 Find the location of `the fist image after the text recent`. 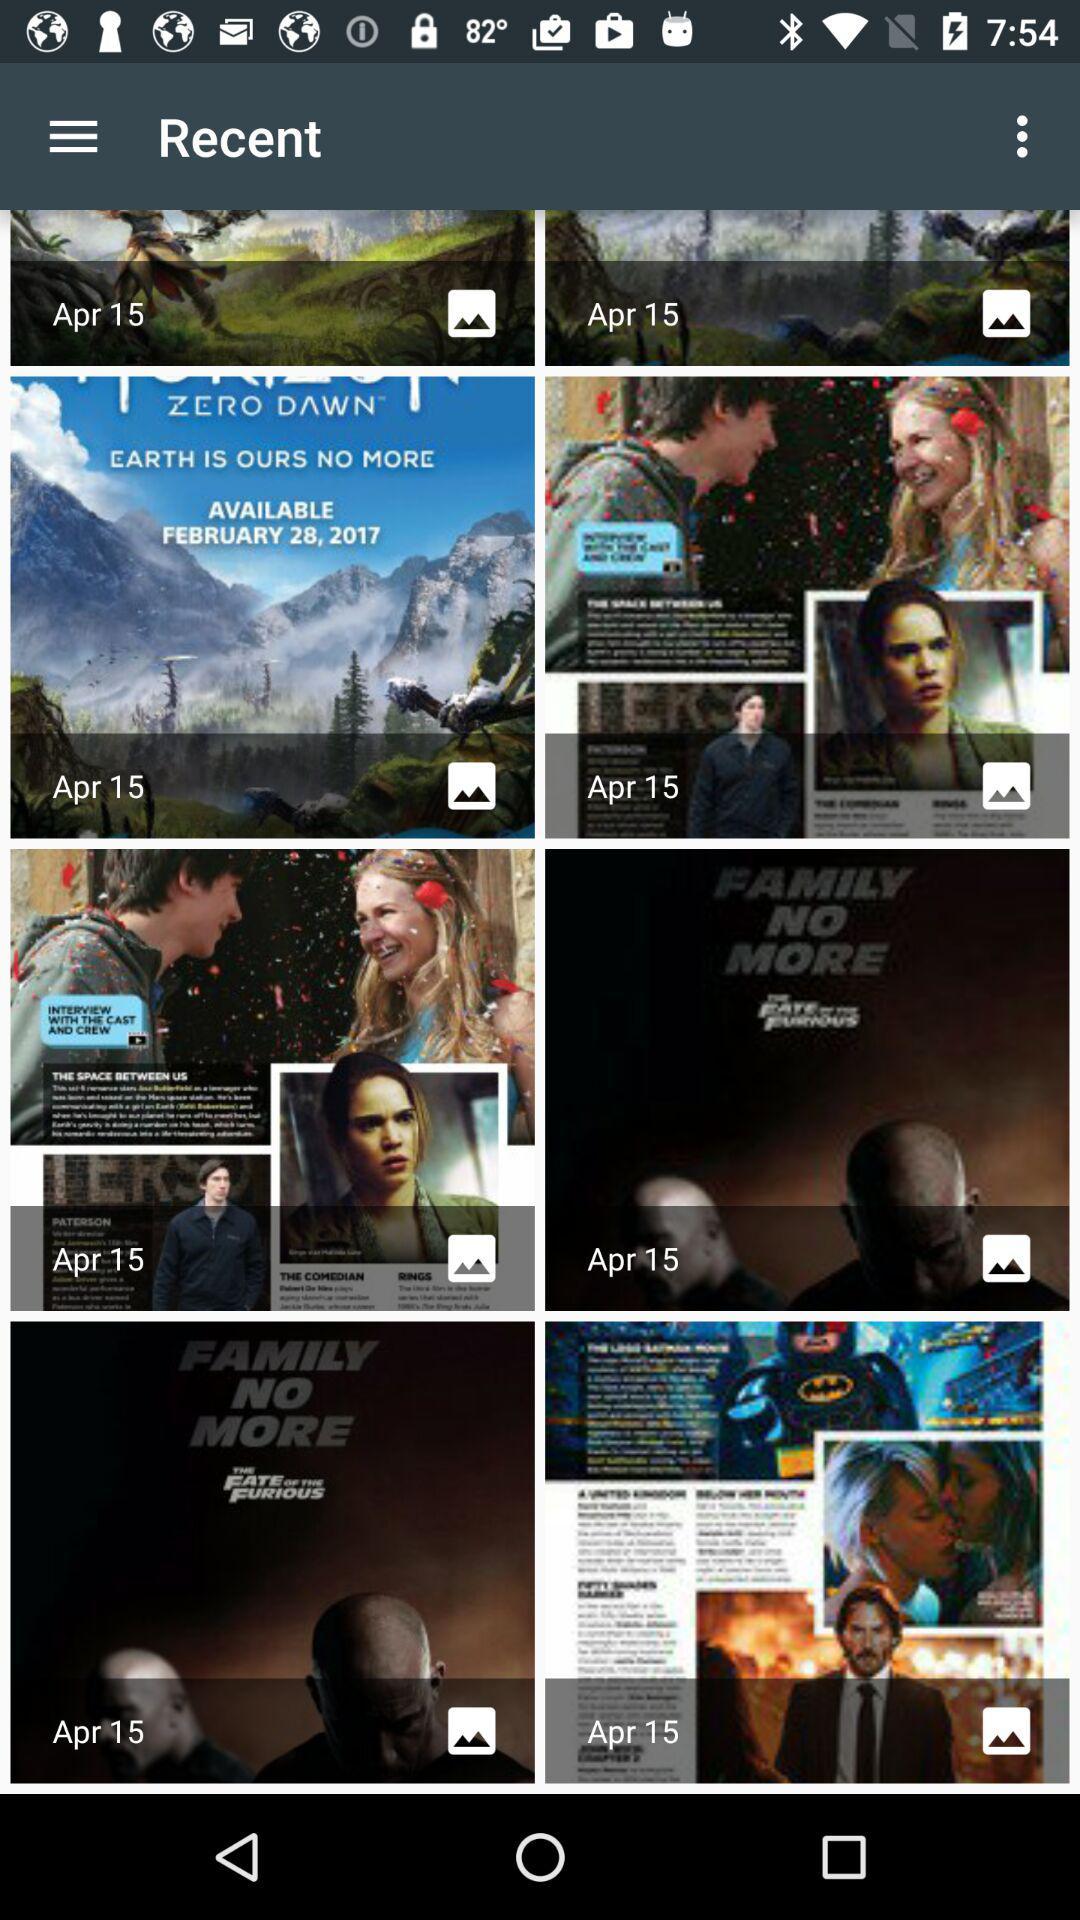

the fist image after the text recent is located at coordinates (273, 287).